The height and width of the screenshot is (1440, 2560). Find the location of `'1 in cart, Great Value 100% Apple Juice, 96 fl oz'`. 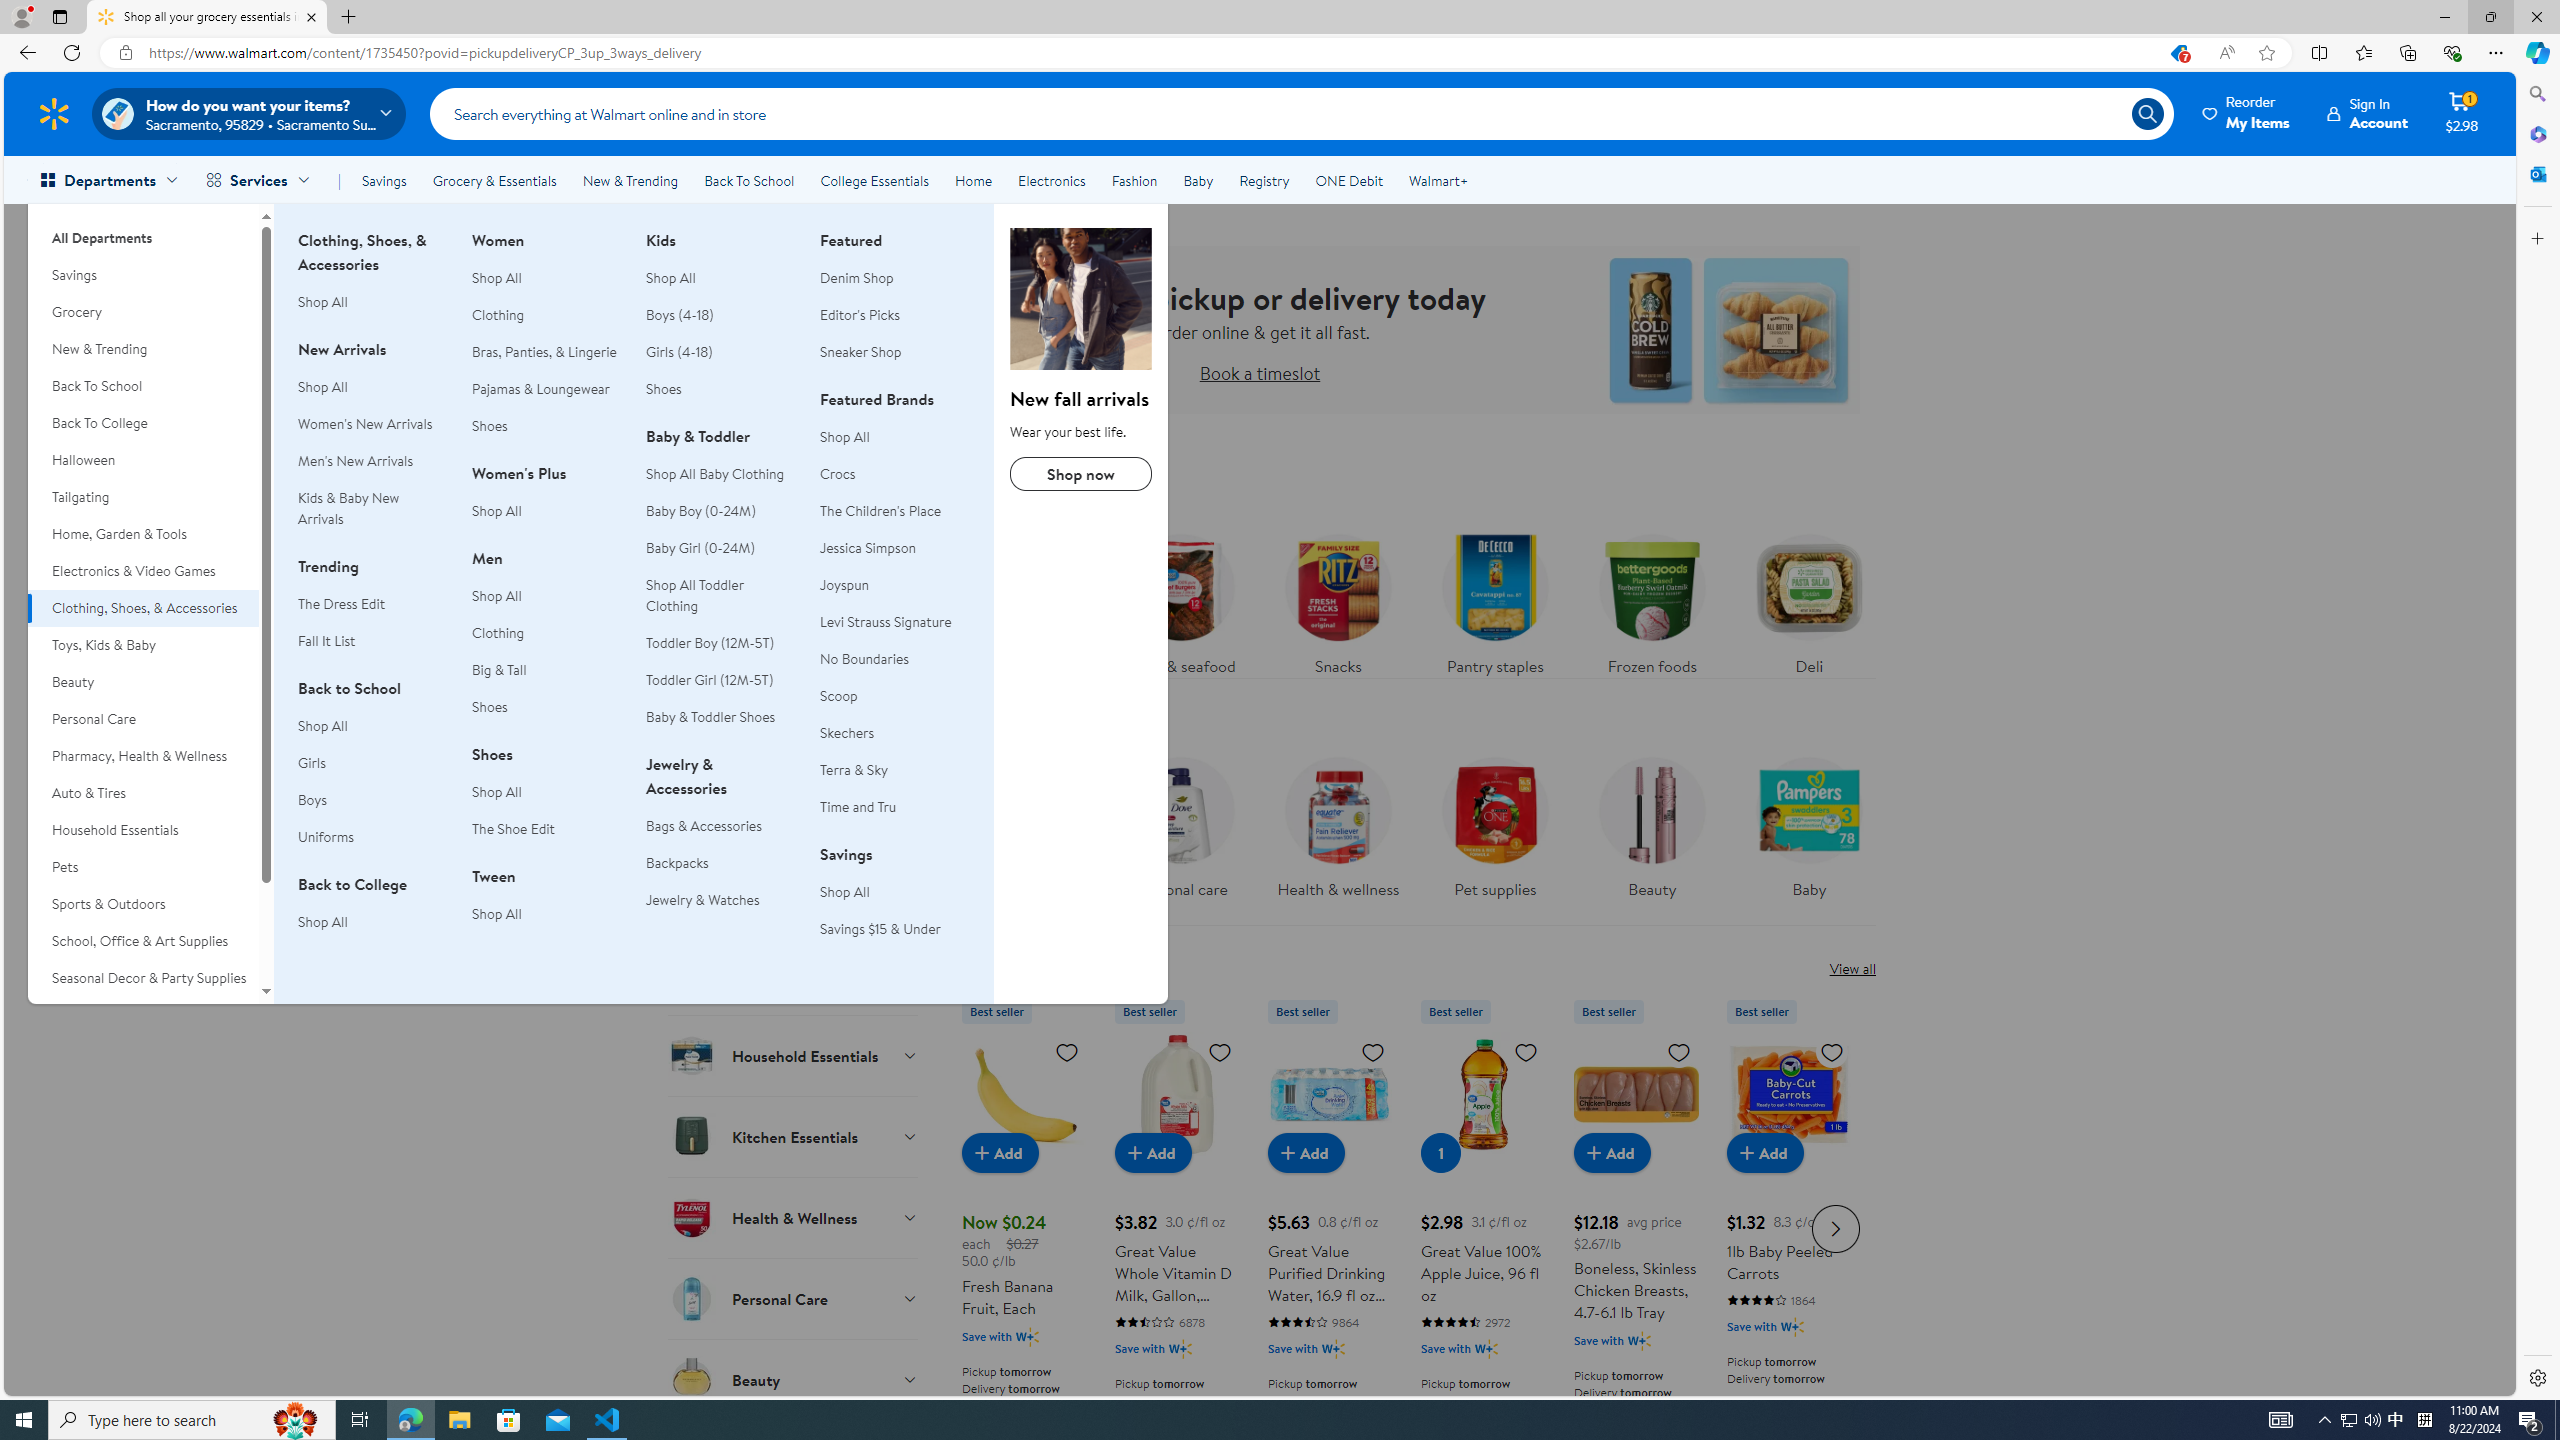

'1 in cart, Great Value 100% Apple Juice, 96 fl oz' is located at coordinates (1440, 1152).